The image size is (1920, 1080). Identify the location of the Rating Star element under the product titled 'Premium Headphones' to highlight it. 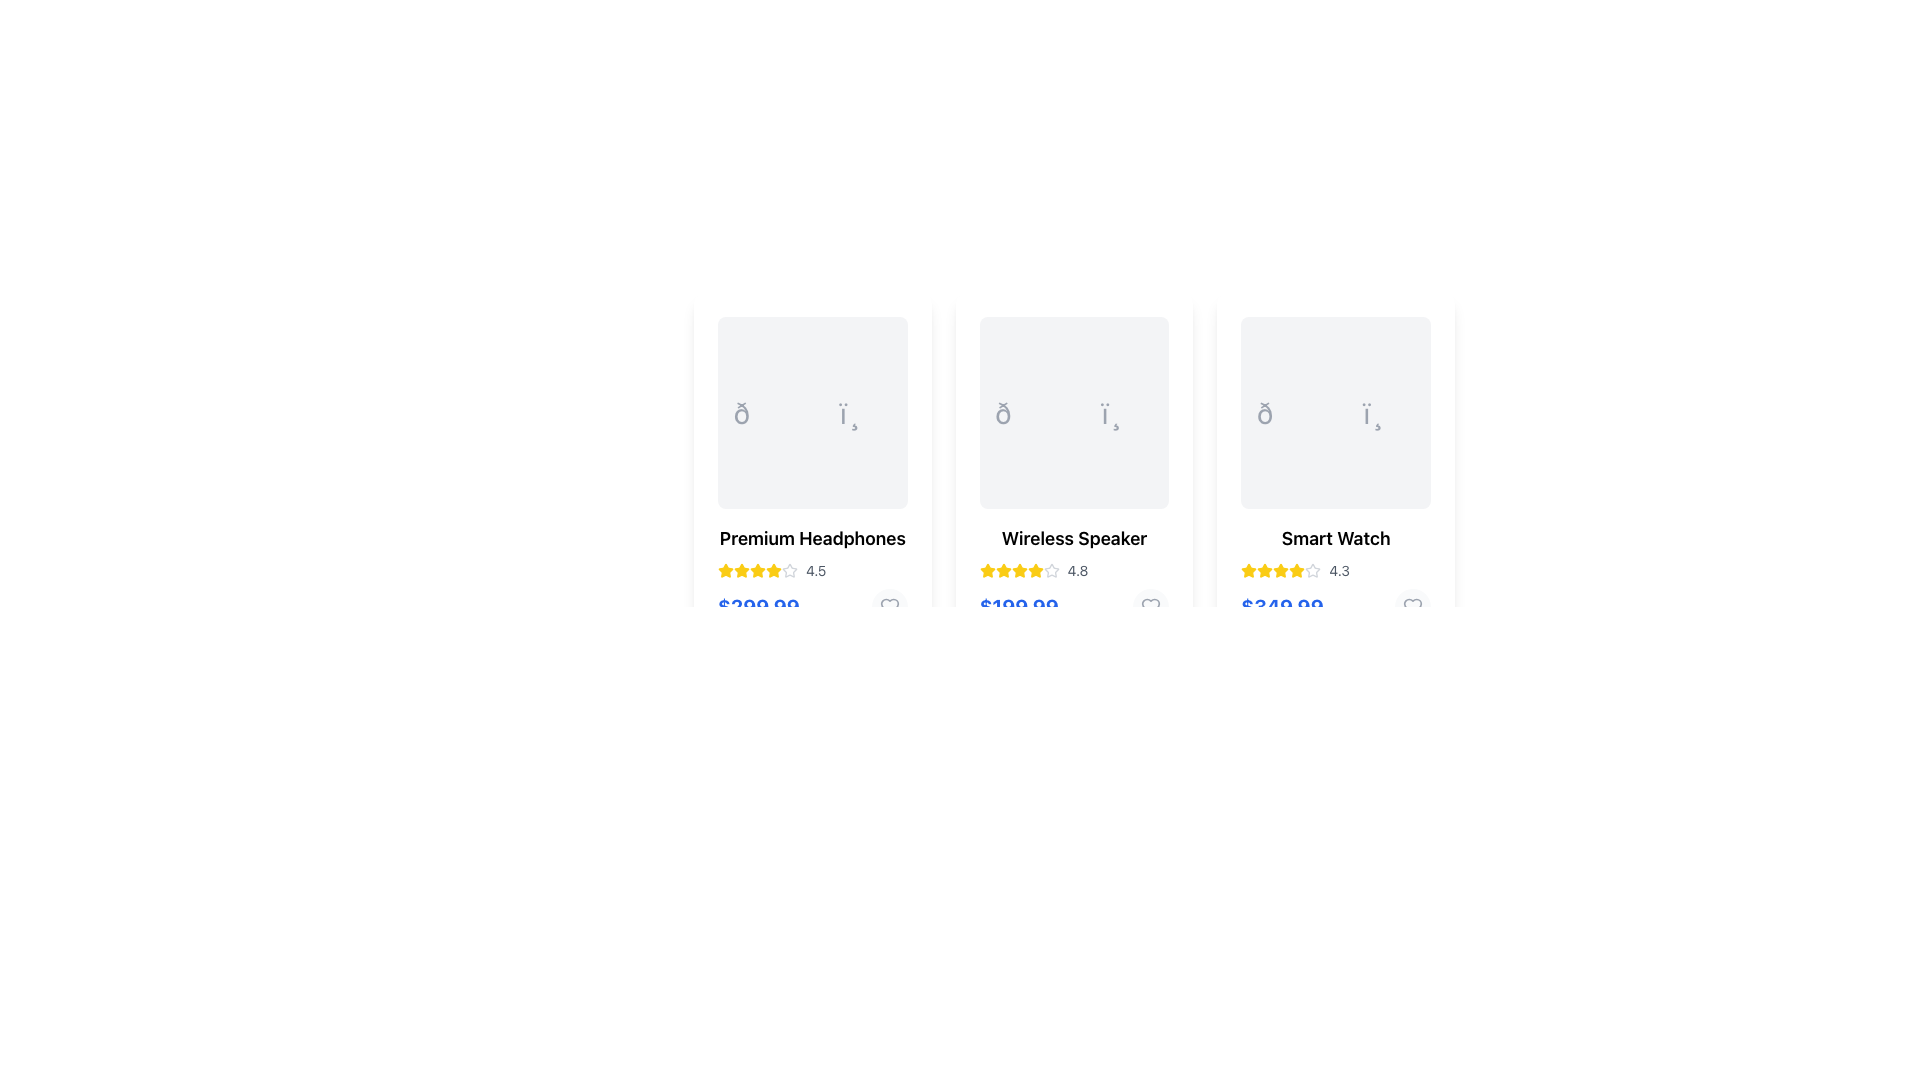
(741, 570).